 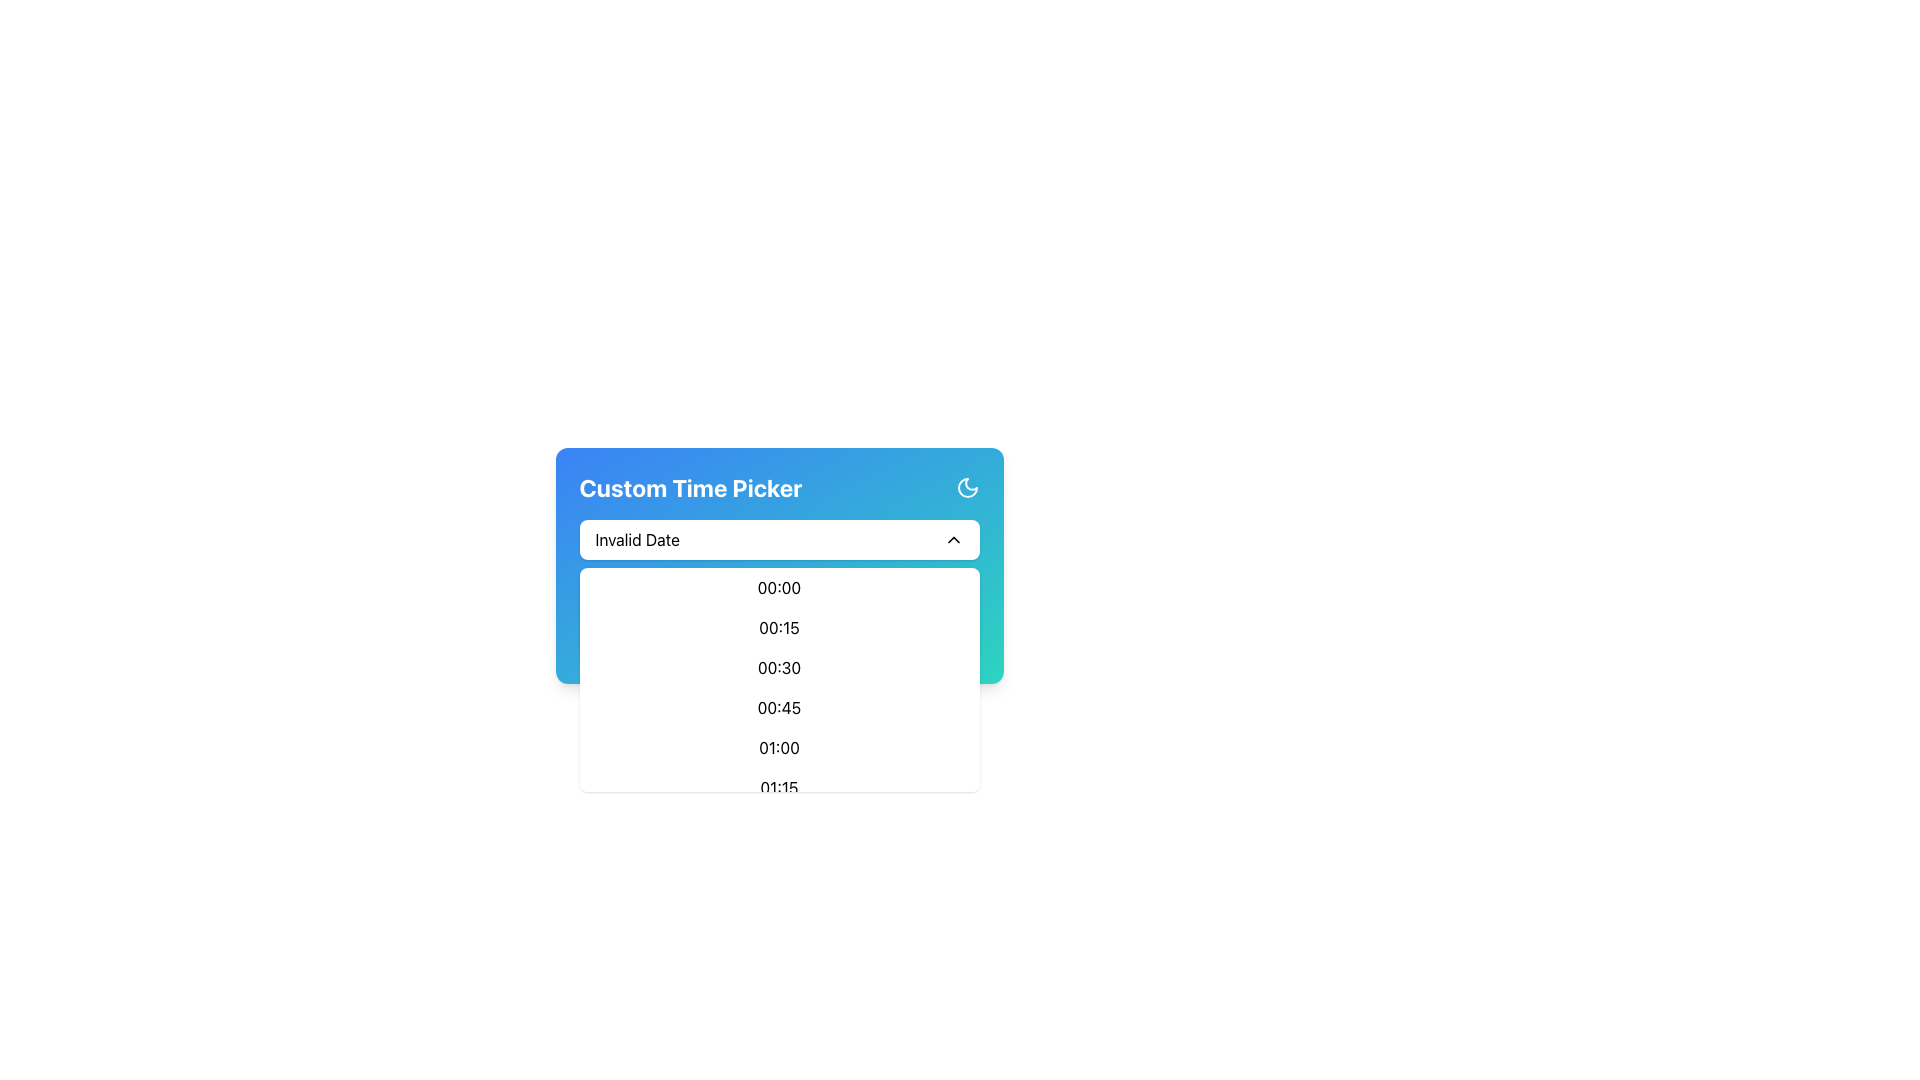 I want to click on the upward-pointing chevron icon located in the top-right corner of the 'Invalid Date' input field within the 'Custom Time Picker' component, so click(x=952, y=540).